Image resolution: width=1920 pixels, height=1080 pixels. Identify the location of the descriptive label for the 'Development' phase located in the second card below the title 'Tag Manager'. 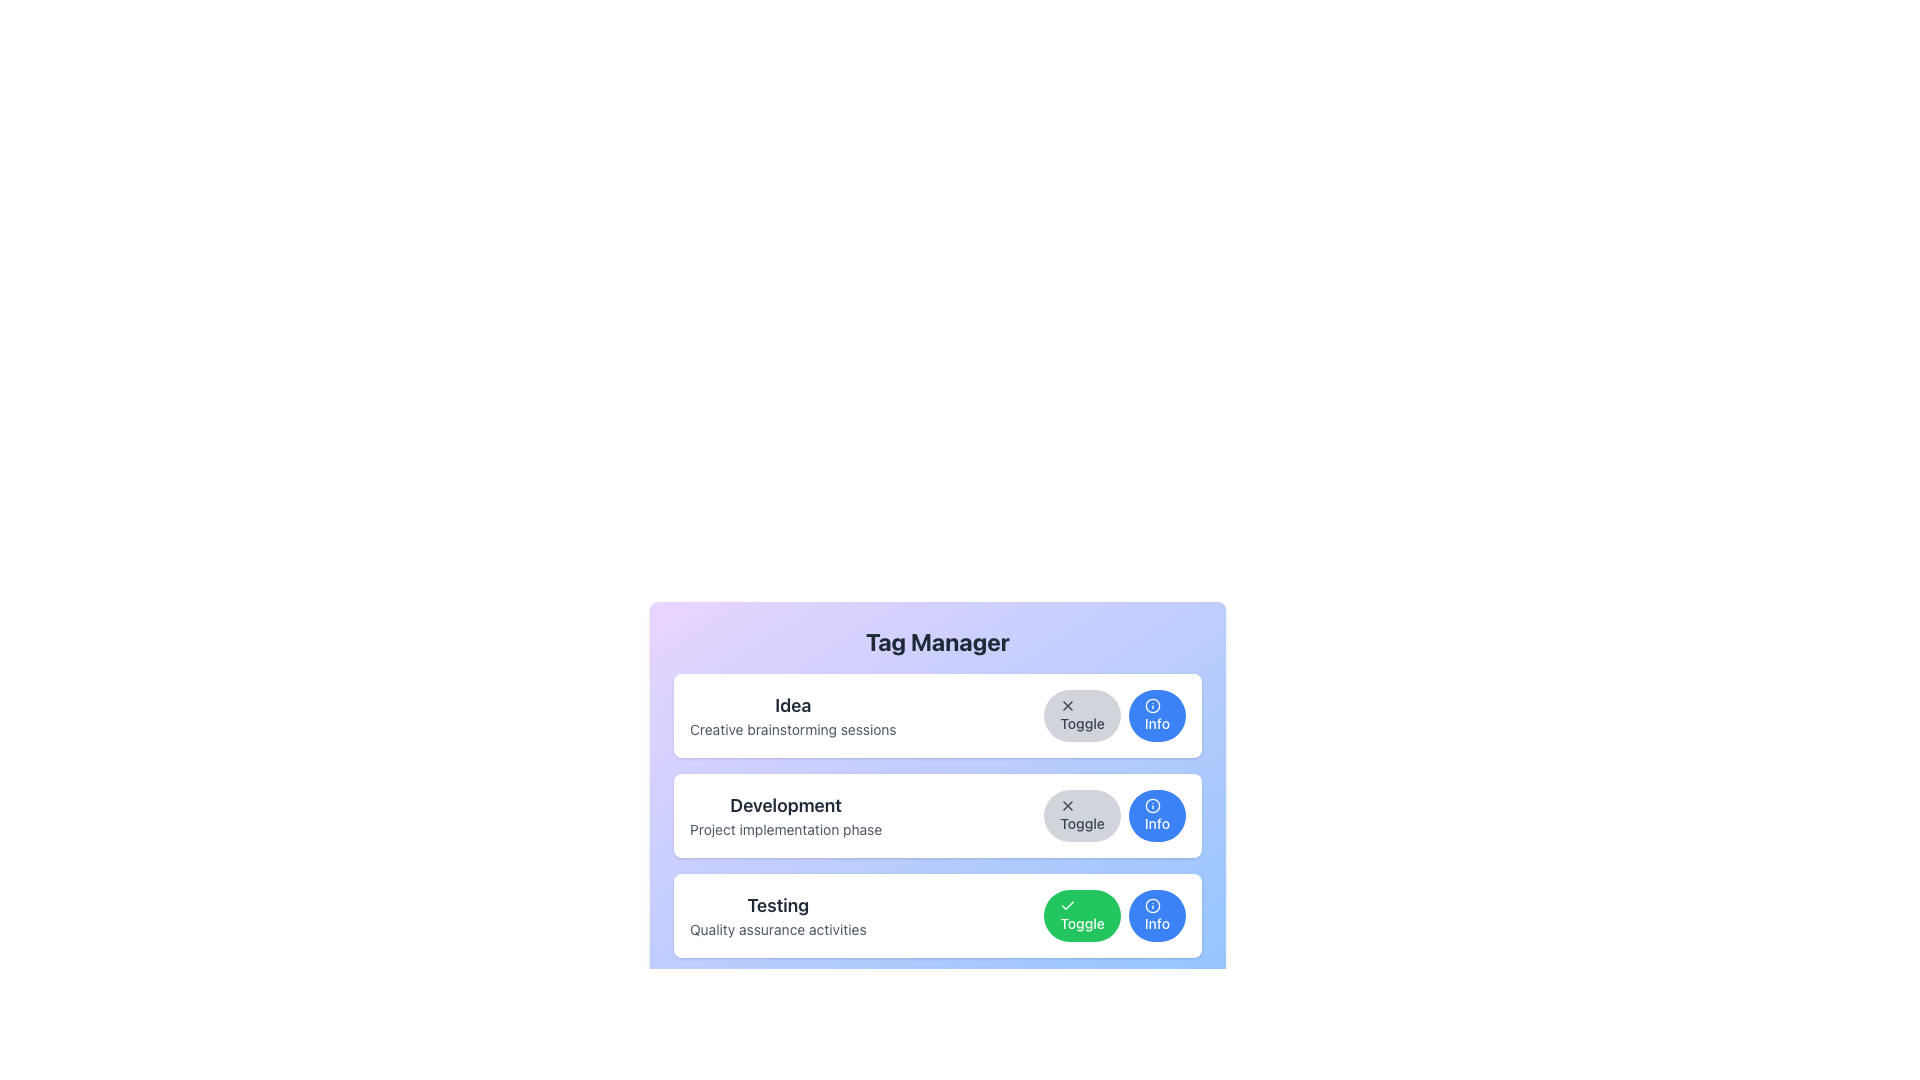
(785, 816).